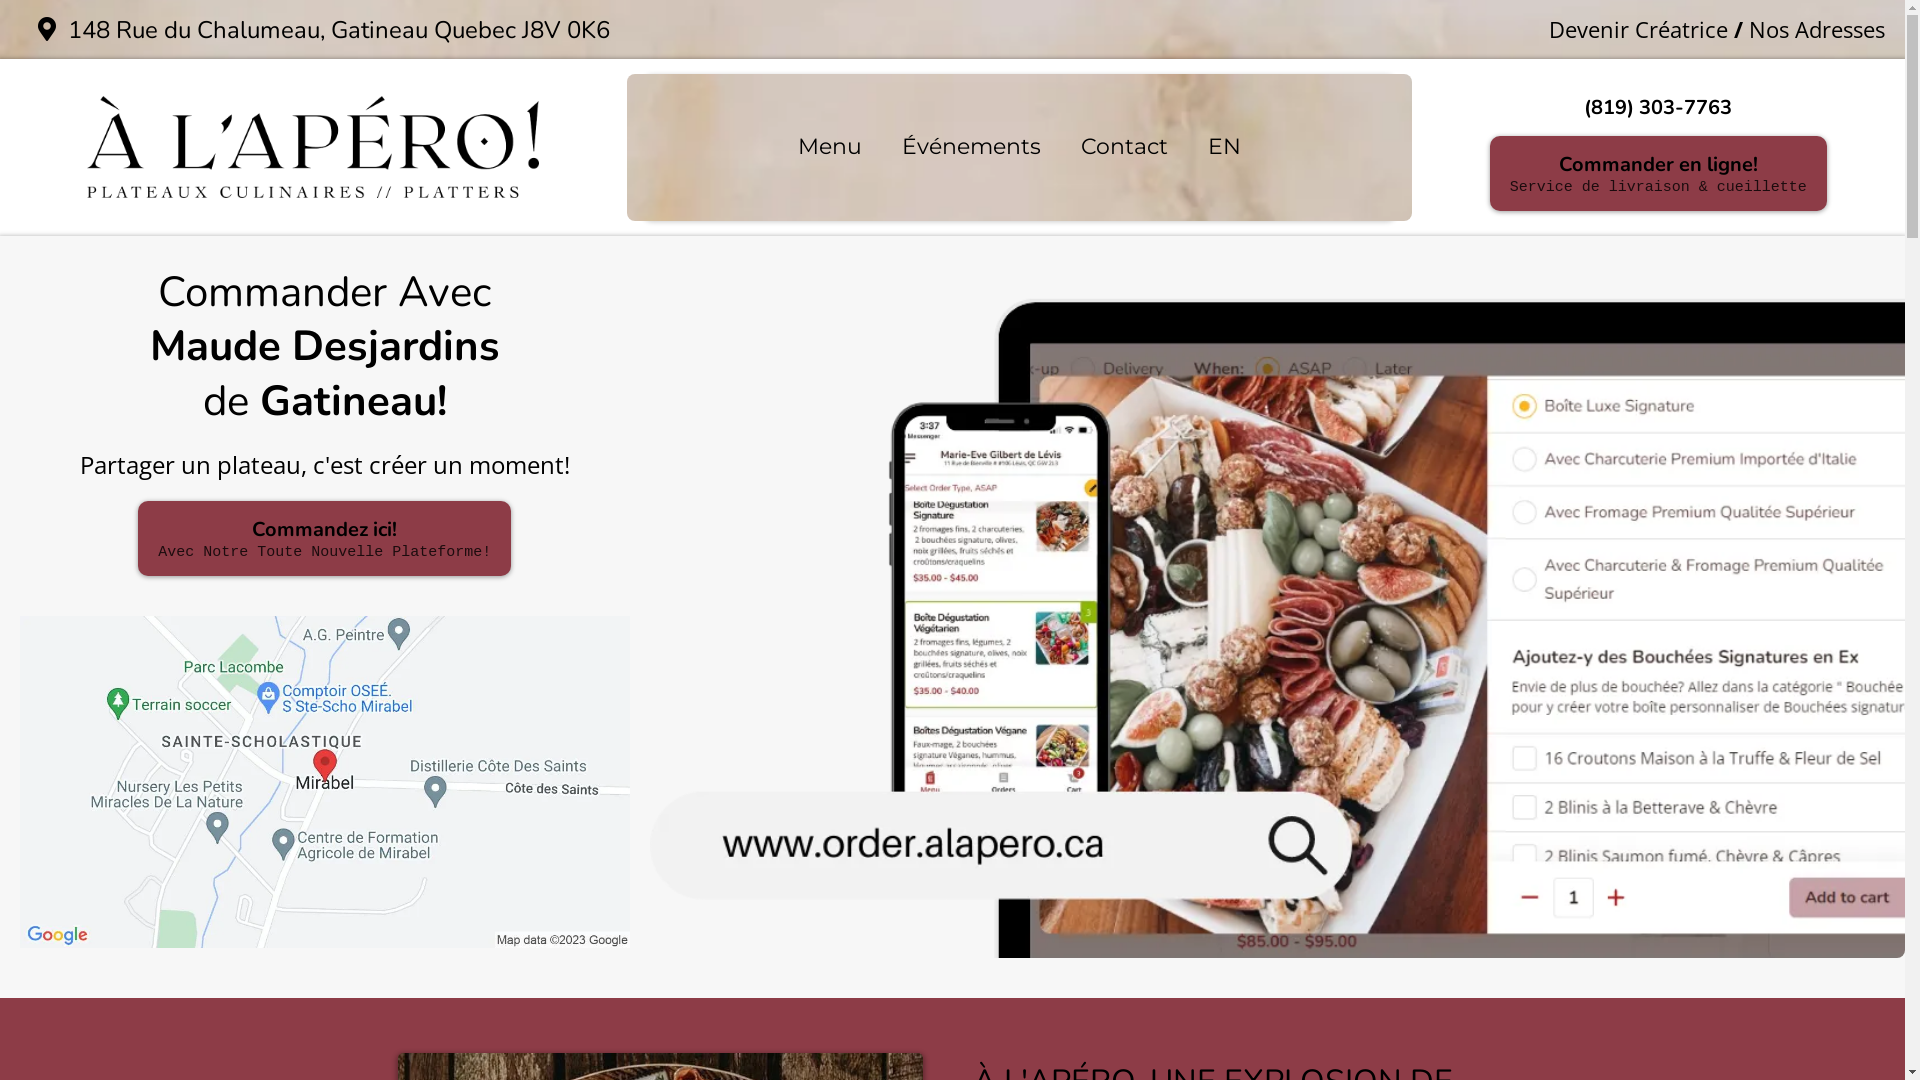 The width and height of the screenshot is (1920, 1080). Describe the element at coordinates (1657, 107) in the screenshot. I see `'(819) 303-7763'` at that location.